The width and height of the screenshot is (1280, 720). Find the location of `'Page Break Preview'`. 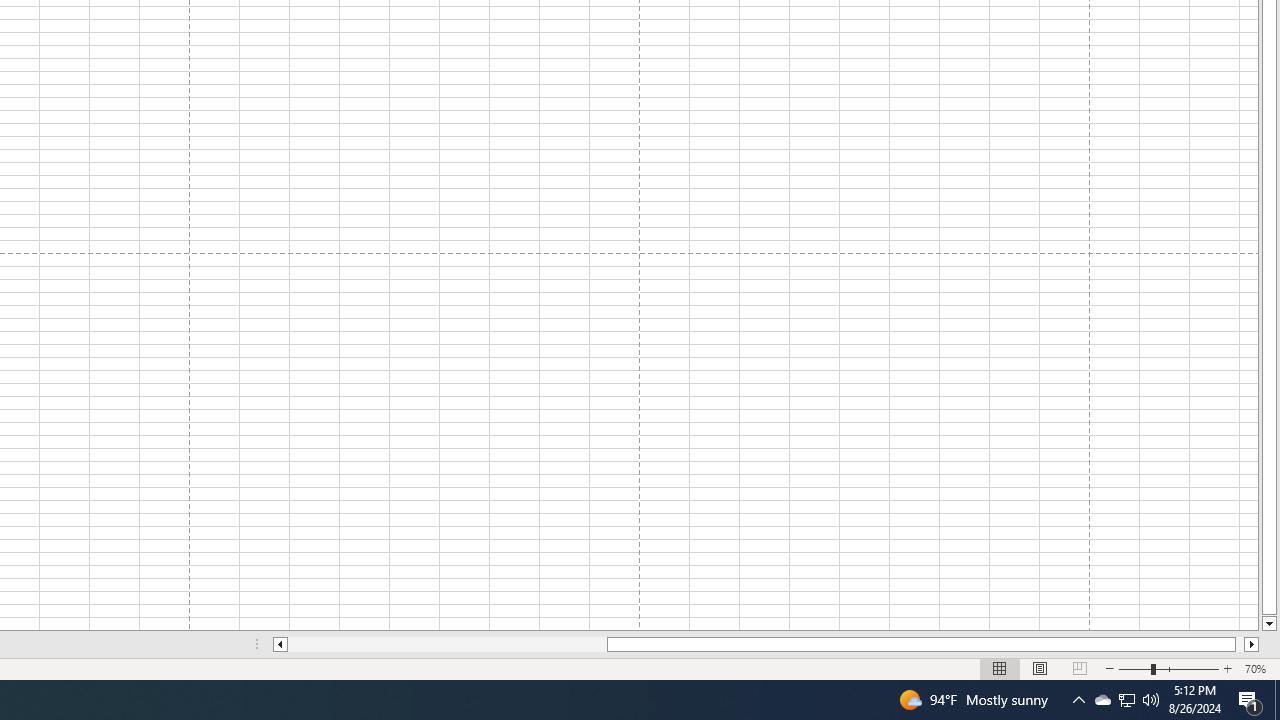

'Page Break Preview' is located at coordinates (1078, 669).